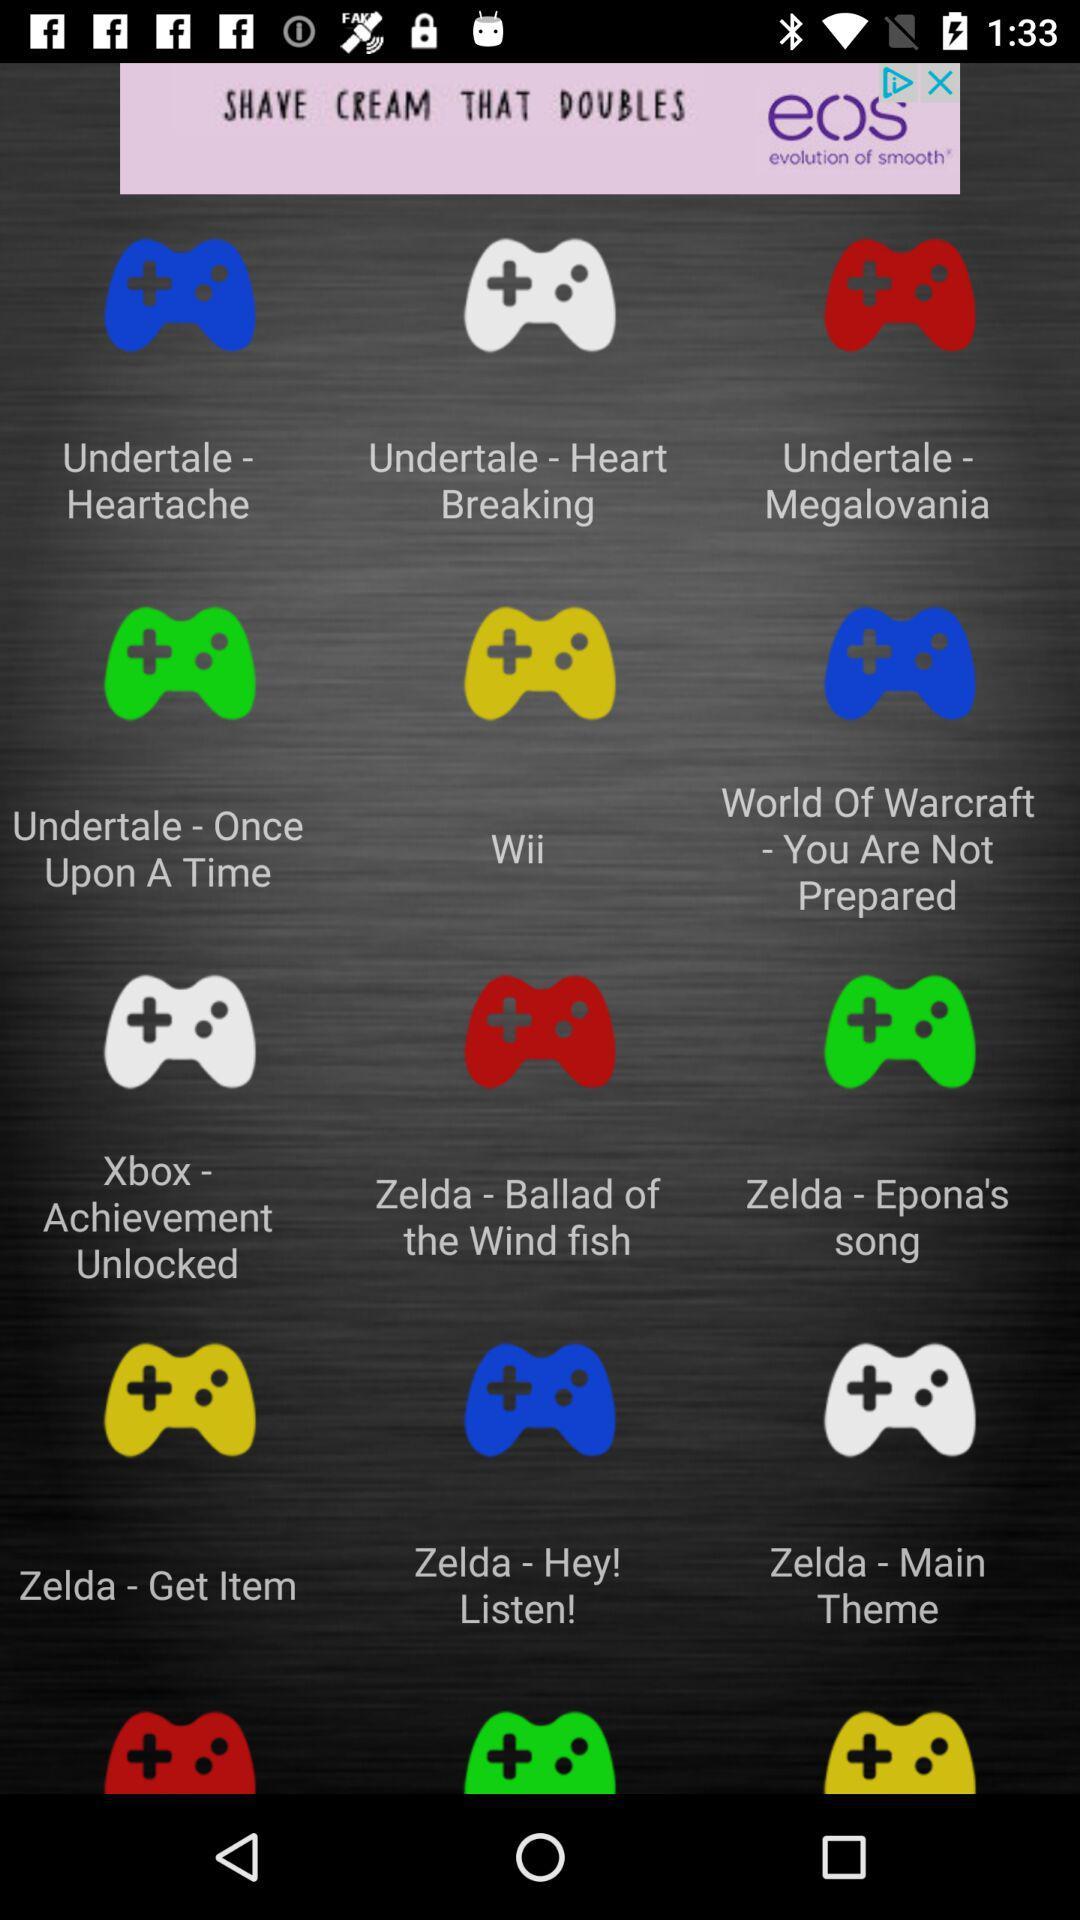  What do you see at coordinates (540, 1032) in the screenshot?
I see `option` at bounding box center [540, 1032].